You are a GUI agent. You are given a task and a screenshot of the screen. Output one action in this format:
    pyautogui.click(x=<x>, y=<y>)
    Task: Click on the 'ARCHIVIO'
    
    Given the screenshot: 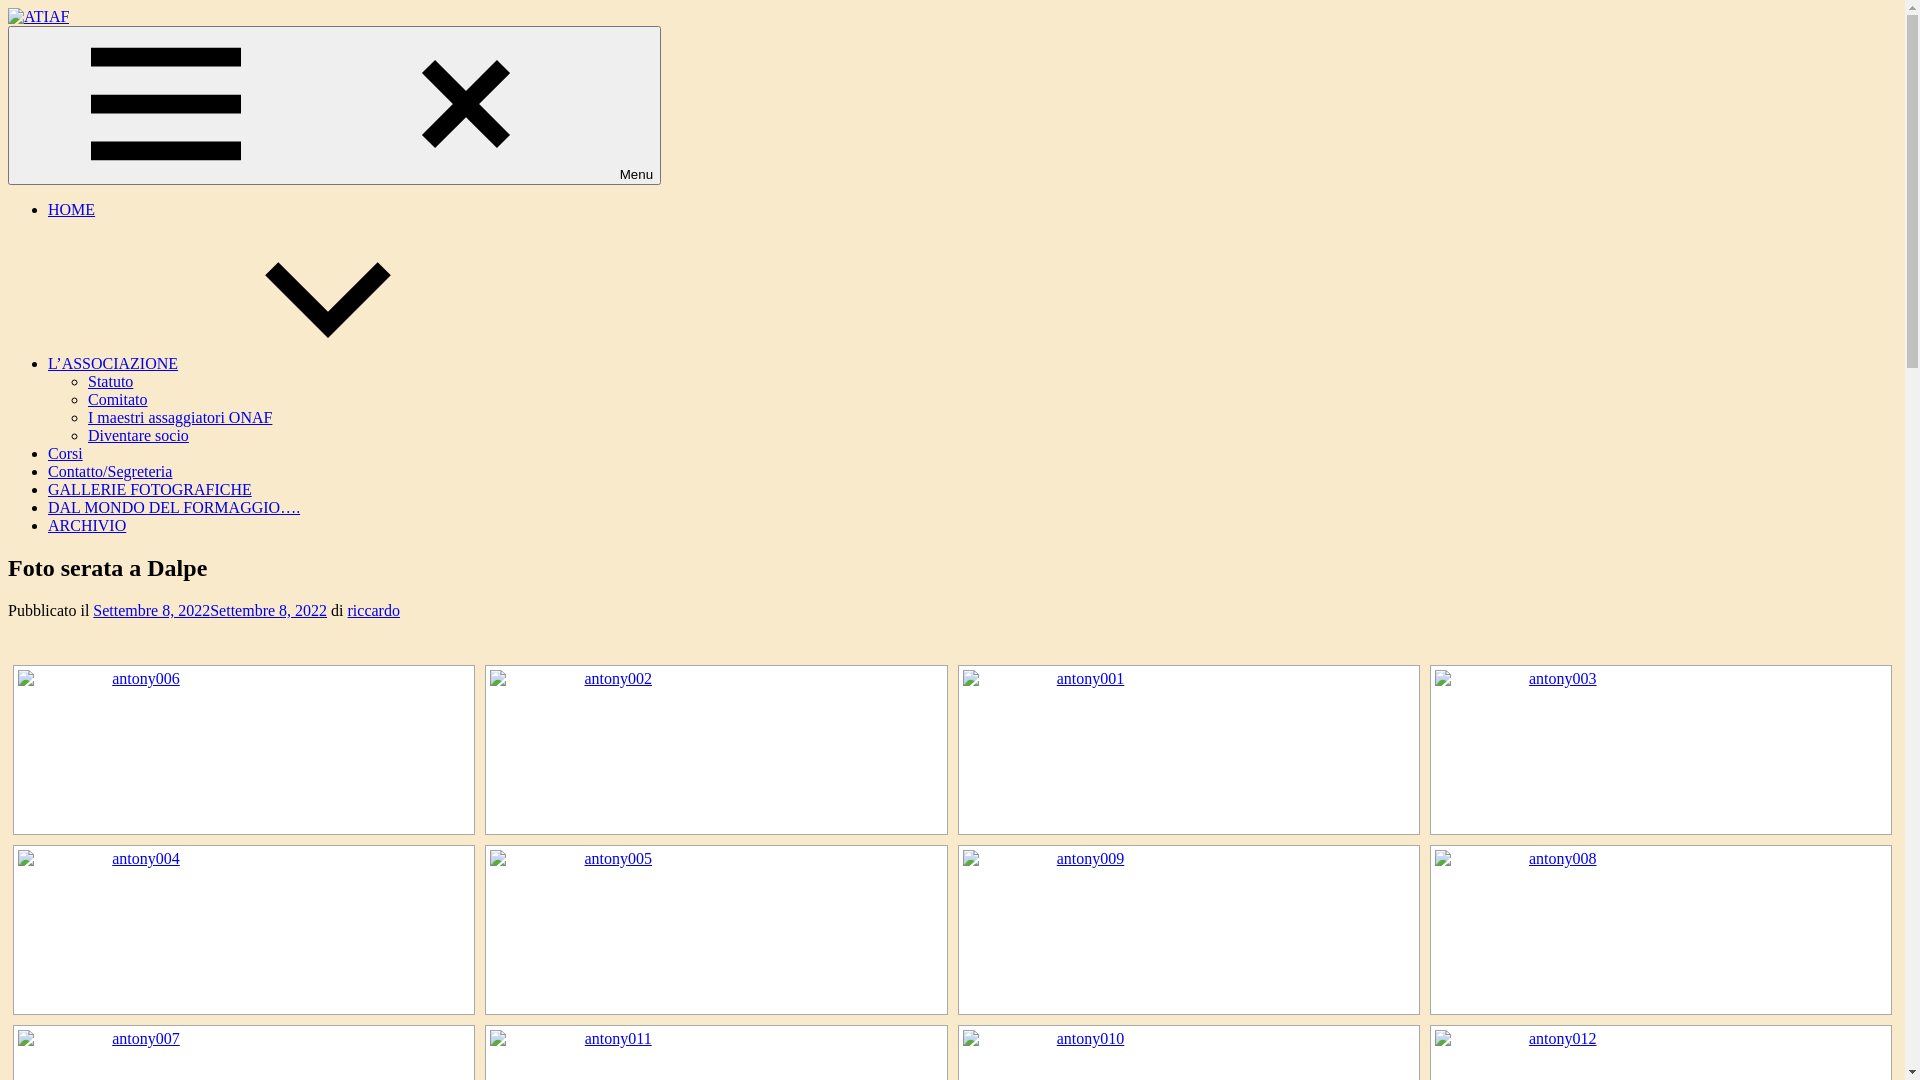 What is the action you would take?
    pyautogui.click(x=85, y=524)
    